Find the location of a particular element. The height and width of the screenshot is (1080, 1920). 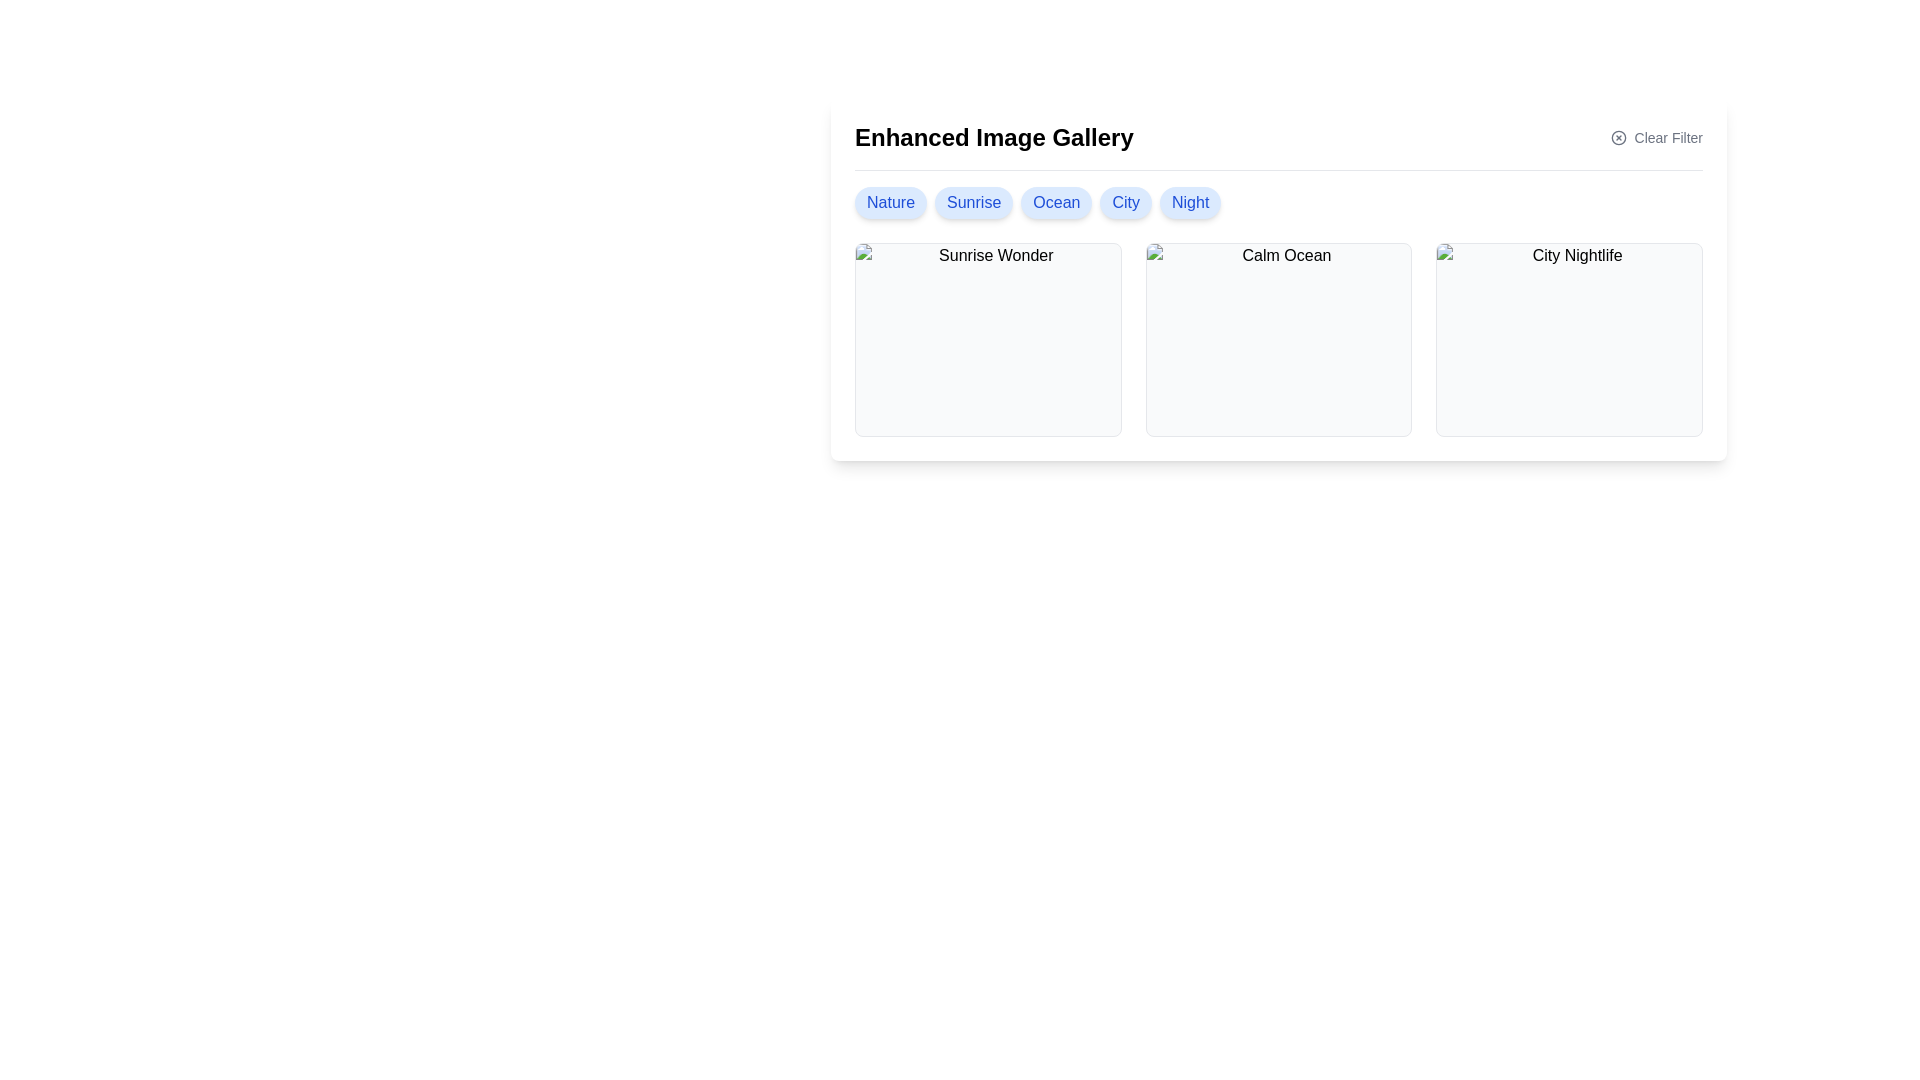

the image representing 'Sunrise Wonder' in the gallery is located at coordinates (988, 338).